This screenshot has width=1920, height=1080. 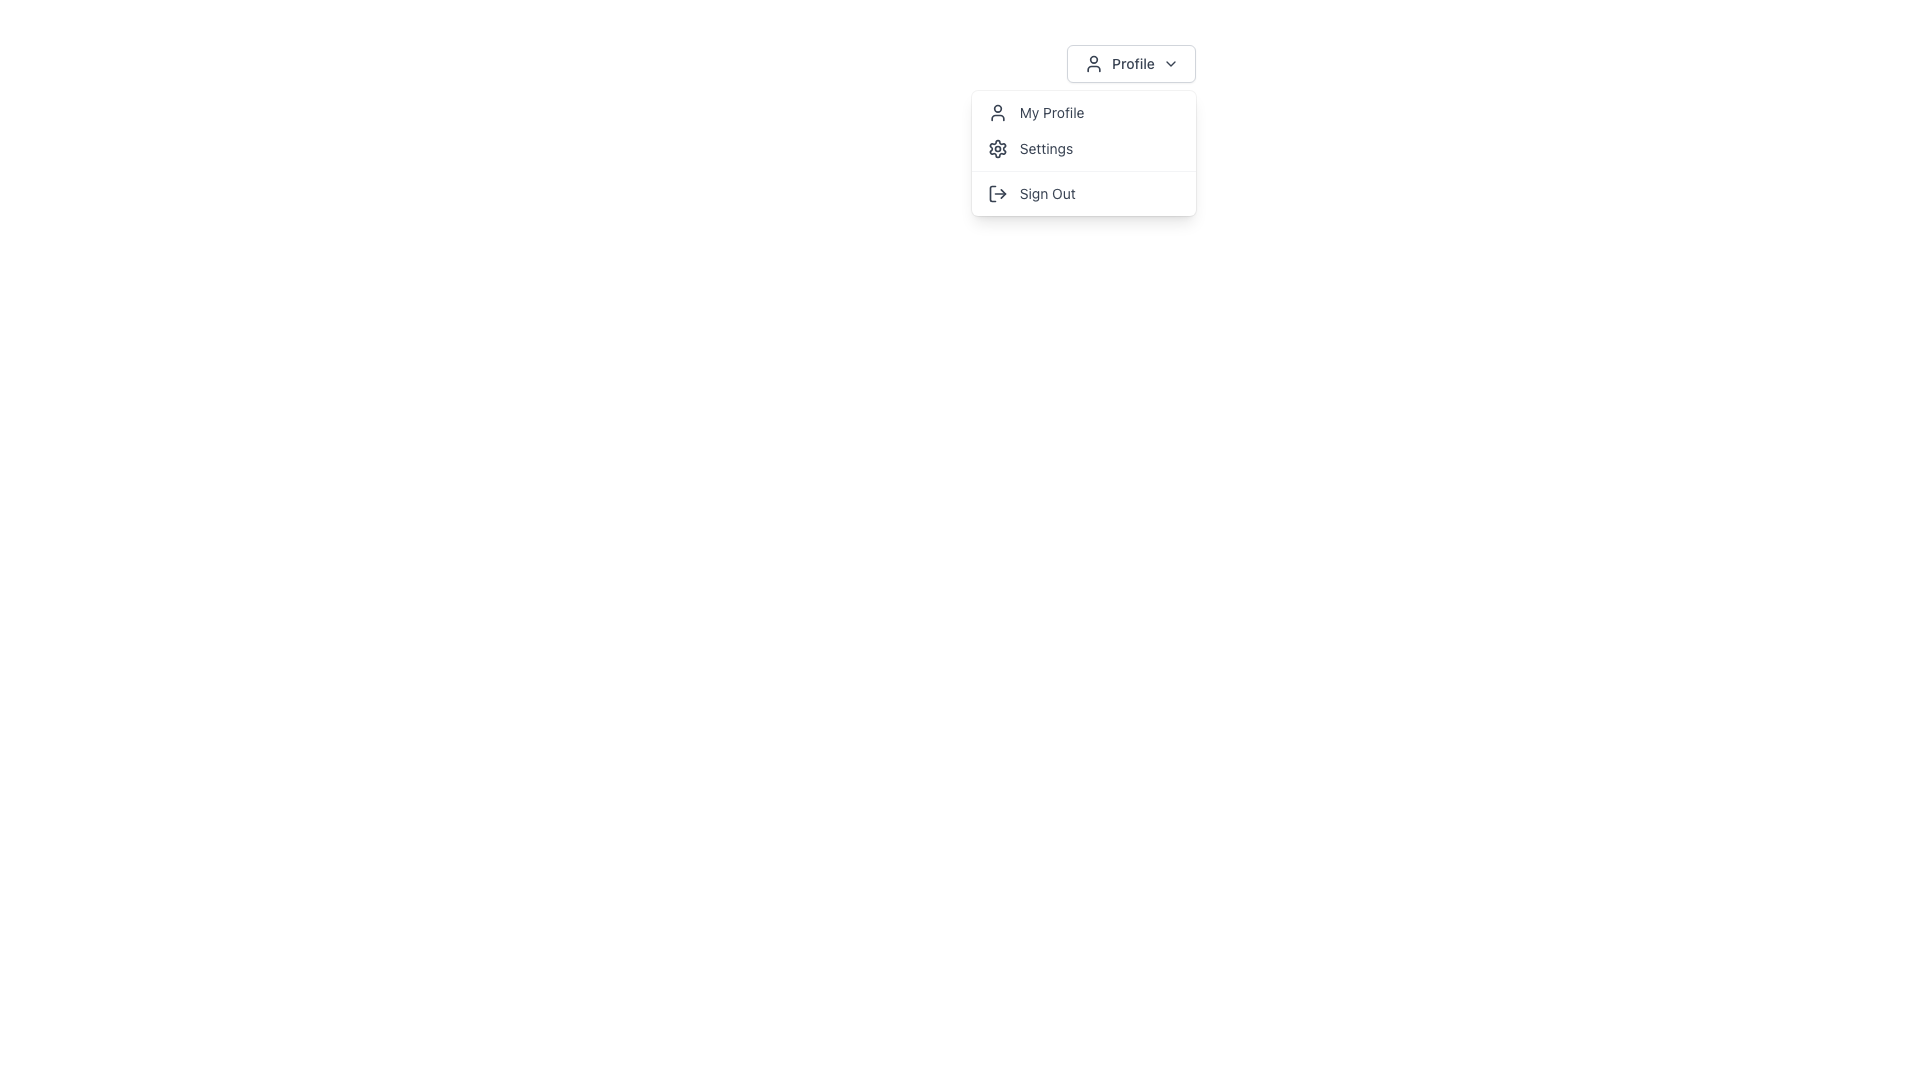 What do you see at coordinates (1170, 63) in the screenshot?
I see `the downward-facing chevron icon next to the 'Profile' label` at bounding box center [1170, 63].